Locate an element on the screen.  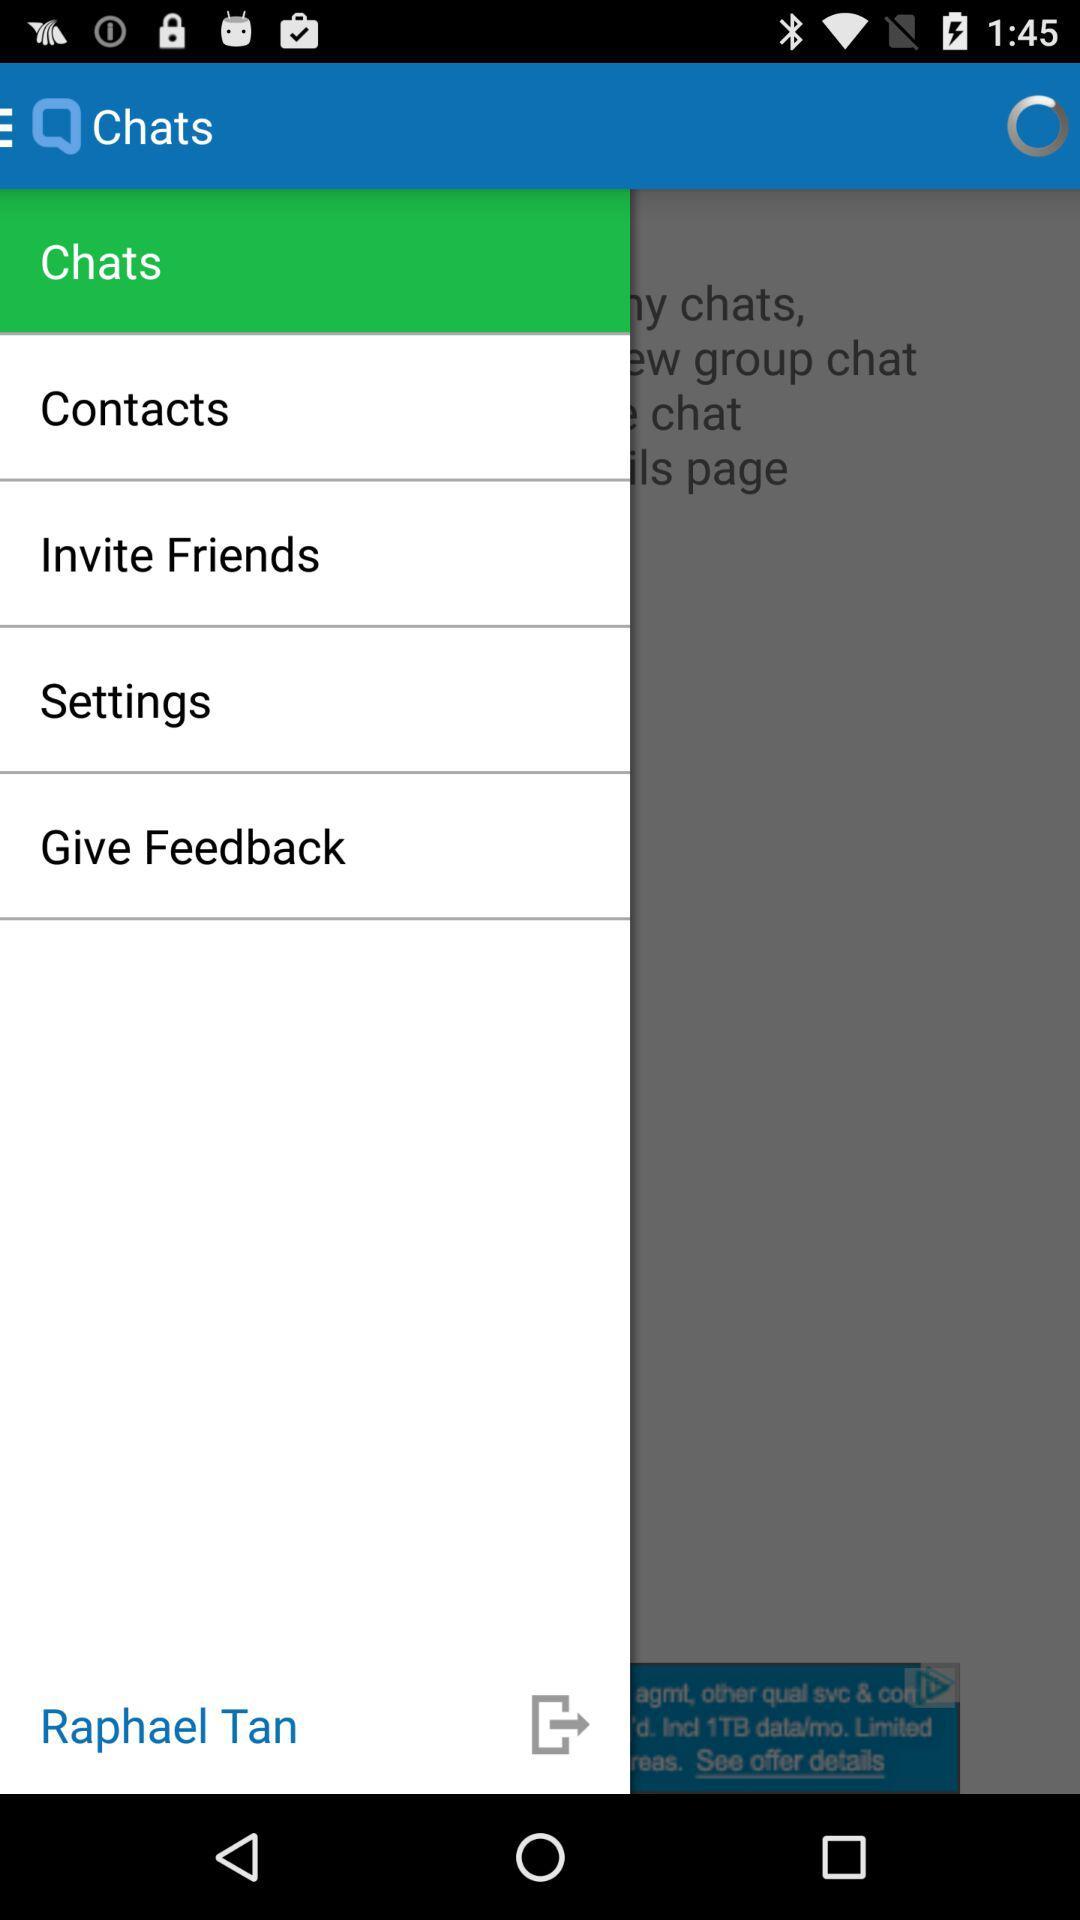
the item below the contacts icon is located at coordinates (180, 553).